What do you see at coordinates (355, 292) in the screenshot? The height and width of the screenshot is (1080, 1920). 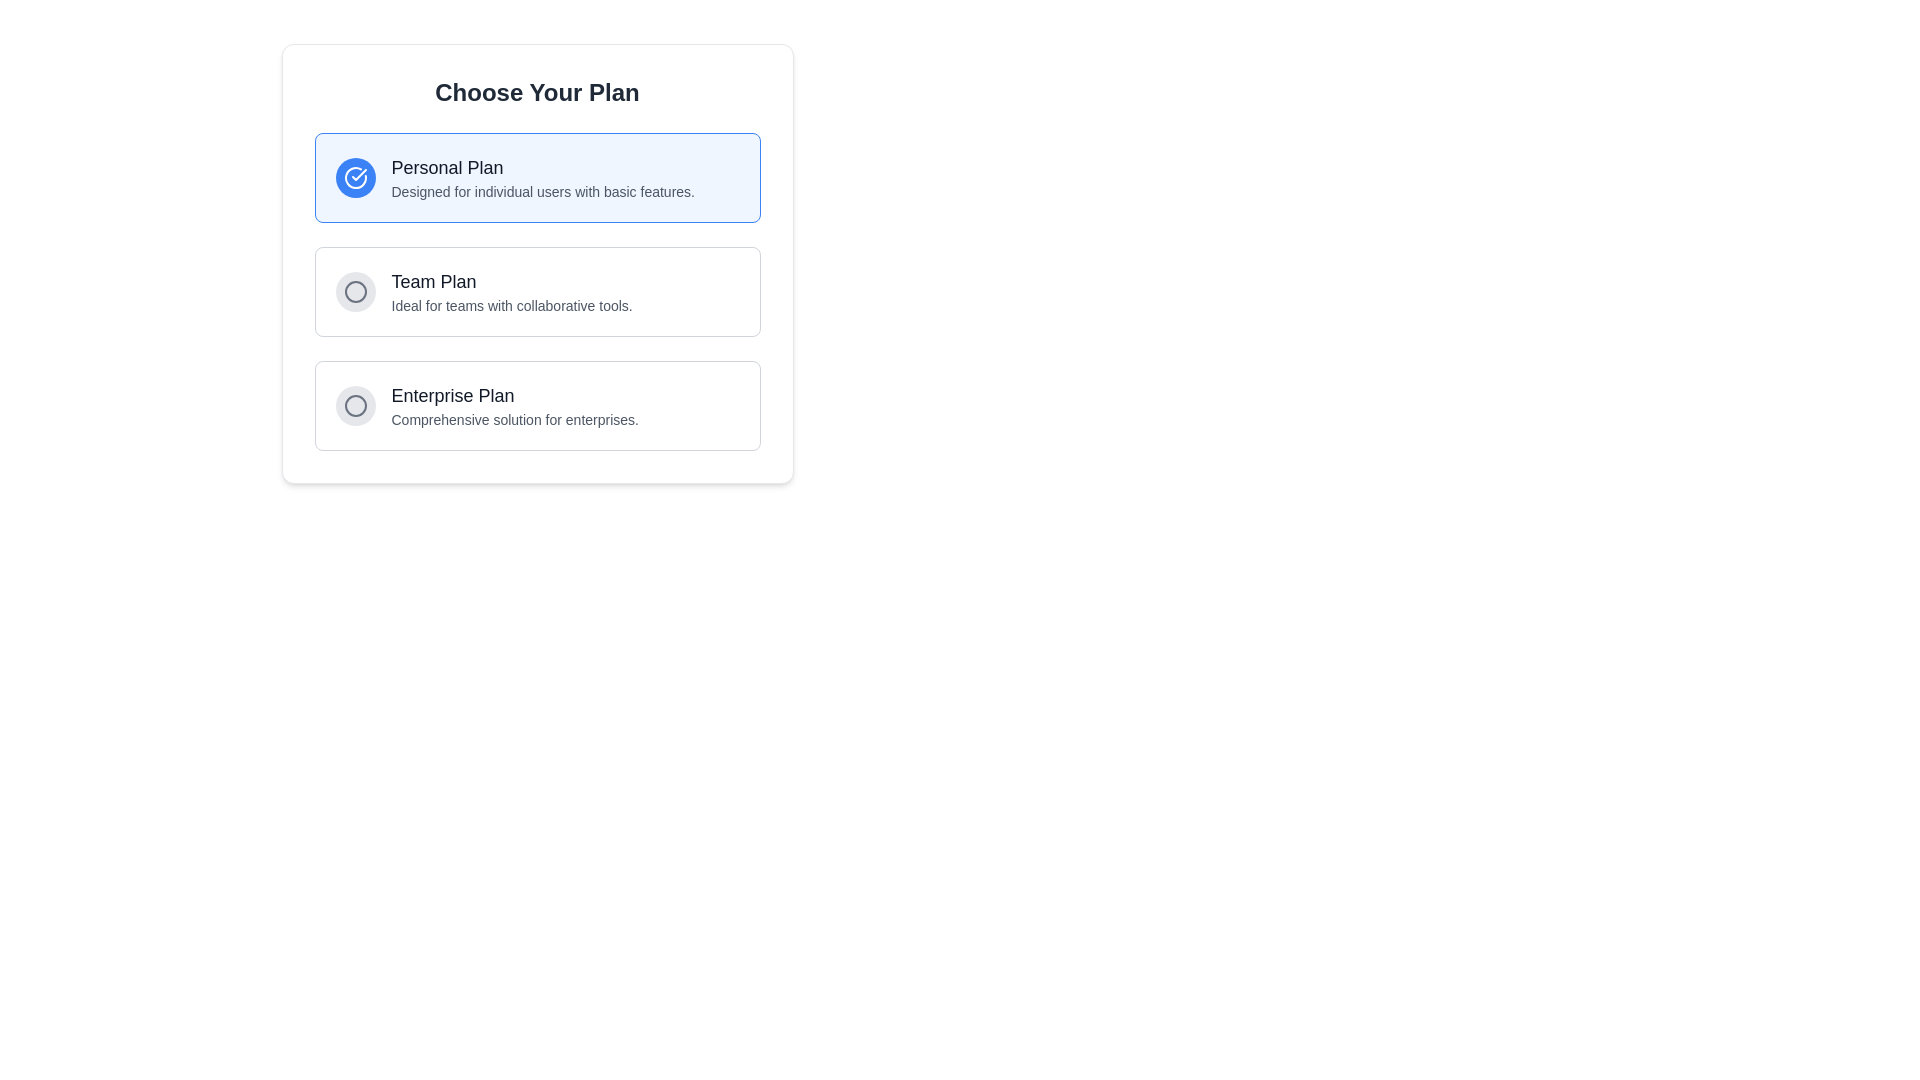 I see `the circular icon for the 'Team Plan' choice, located to the left of the 'Team Plan' text in the second option row` at bounding box center [355, 292].